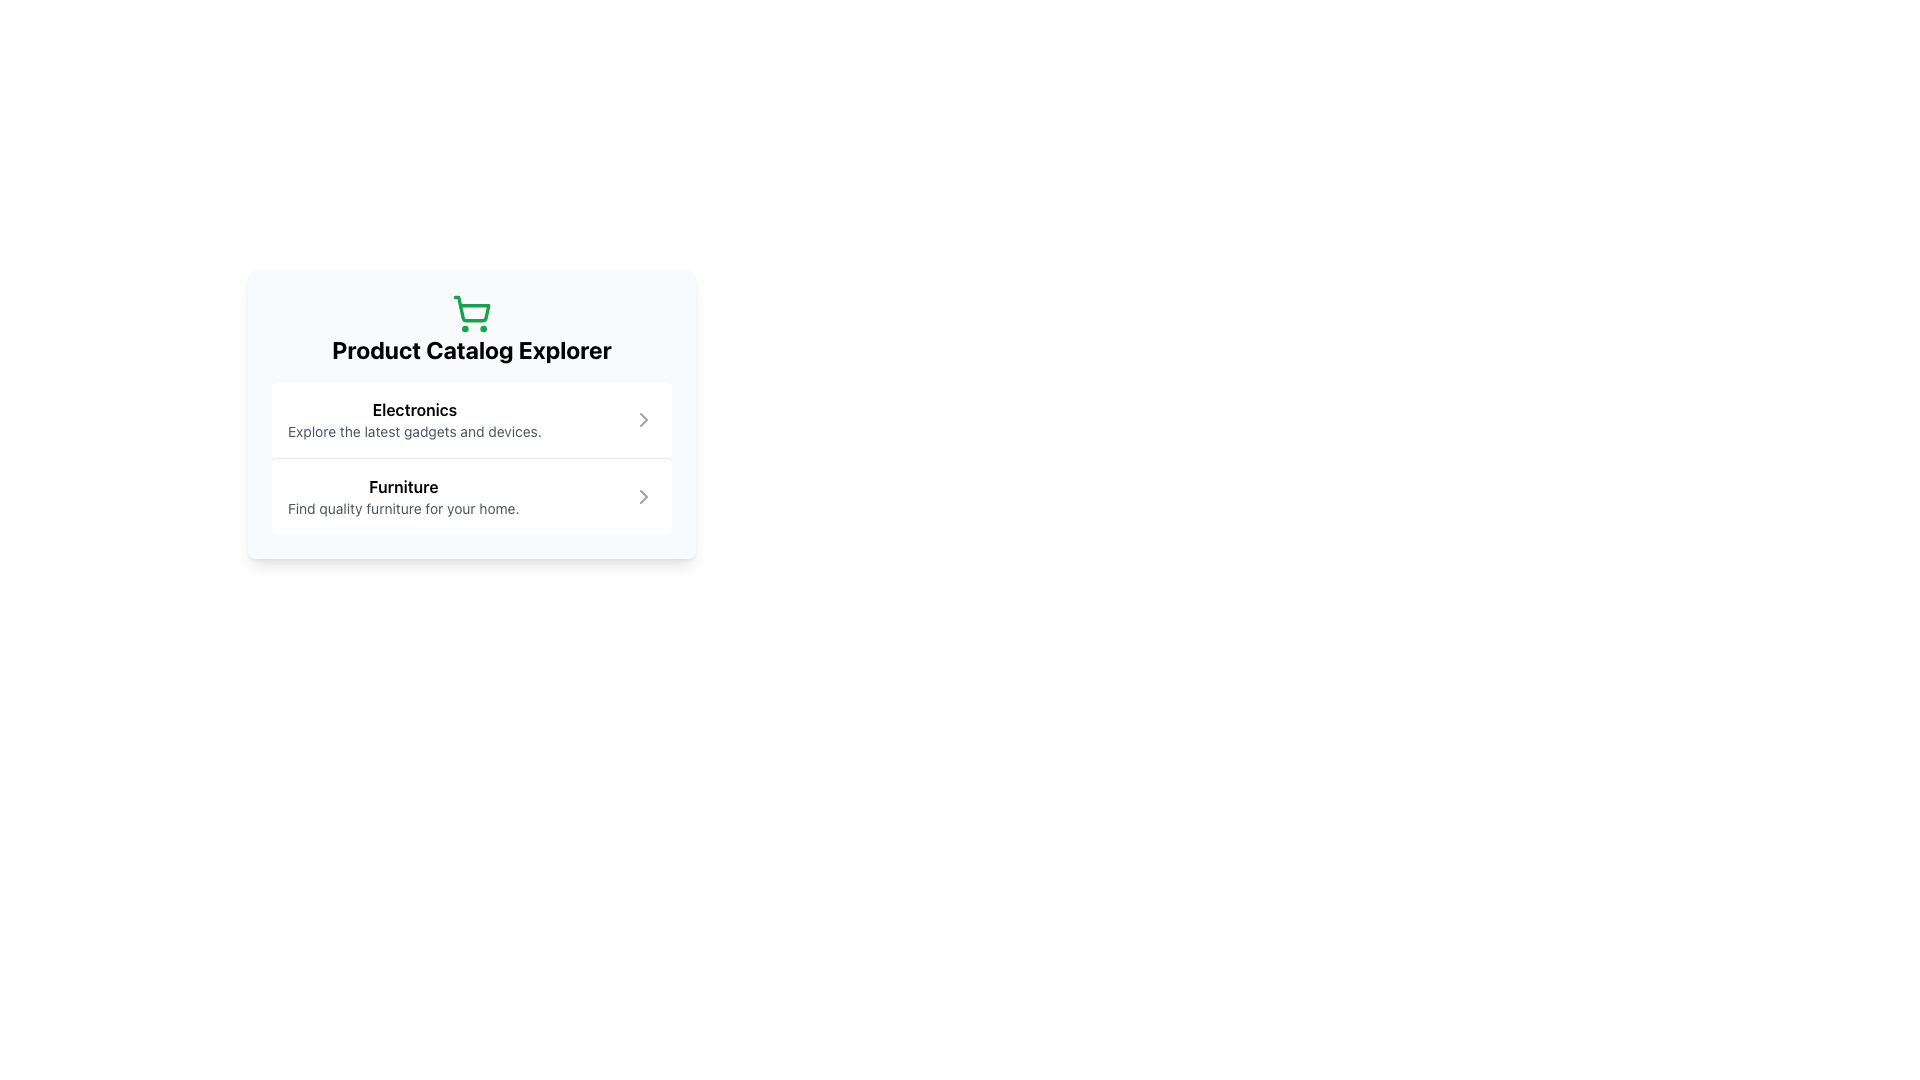  I want to click on the descriptive subtitle located below the 'Furniture' heading in the 'Product Catalog Explorer' section, so click(402, 508).